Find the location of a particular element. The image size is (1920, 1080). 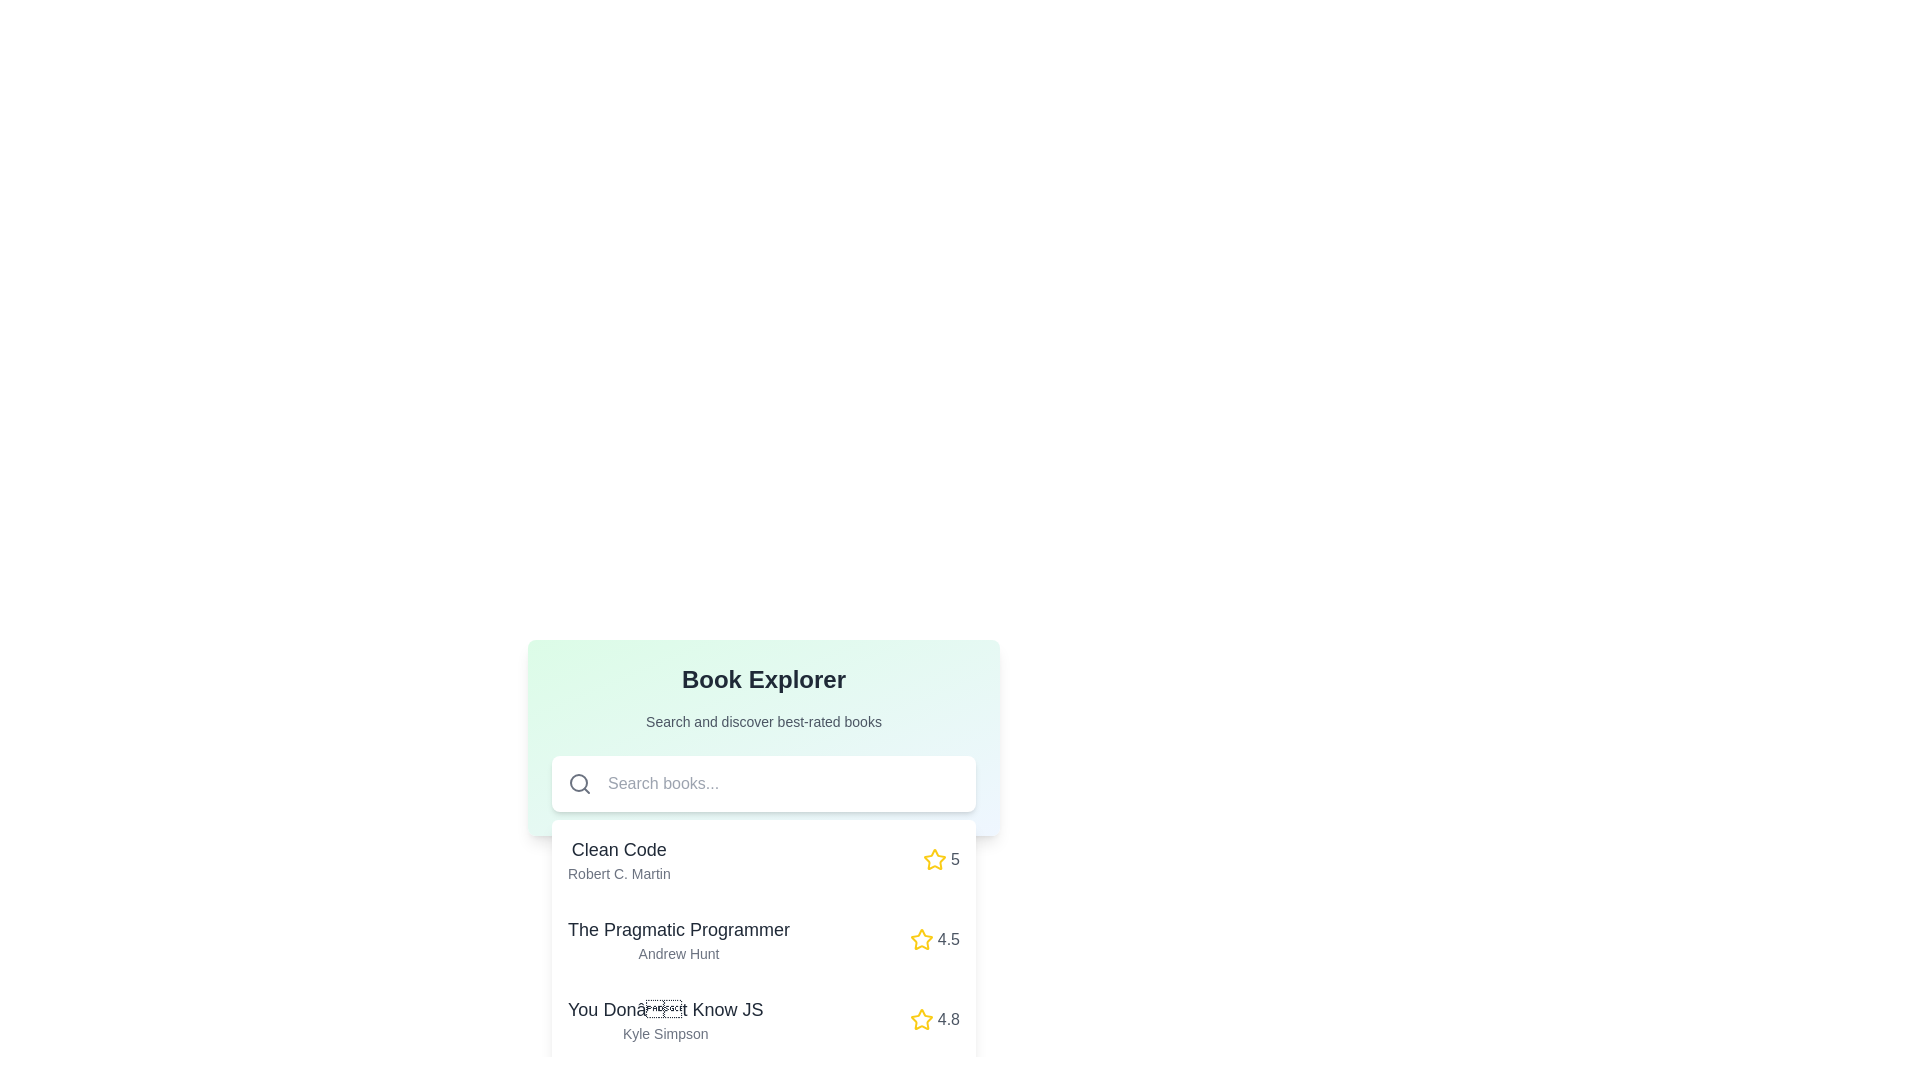

rating value displayed by the rating indicator for the book 'You Don’t Know JS' located in the lower right corner of its list item is located at coordinates (933, 1019).